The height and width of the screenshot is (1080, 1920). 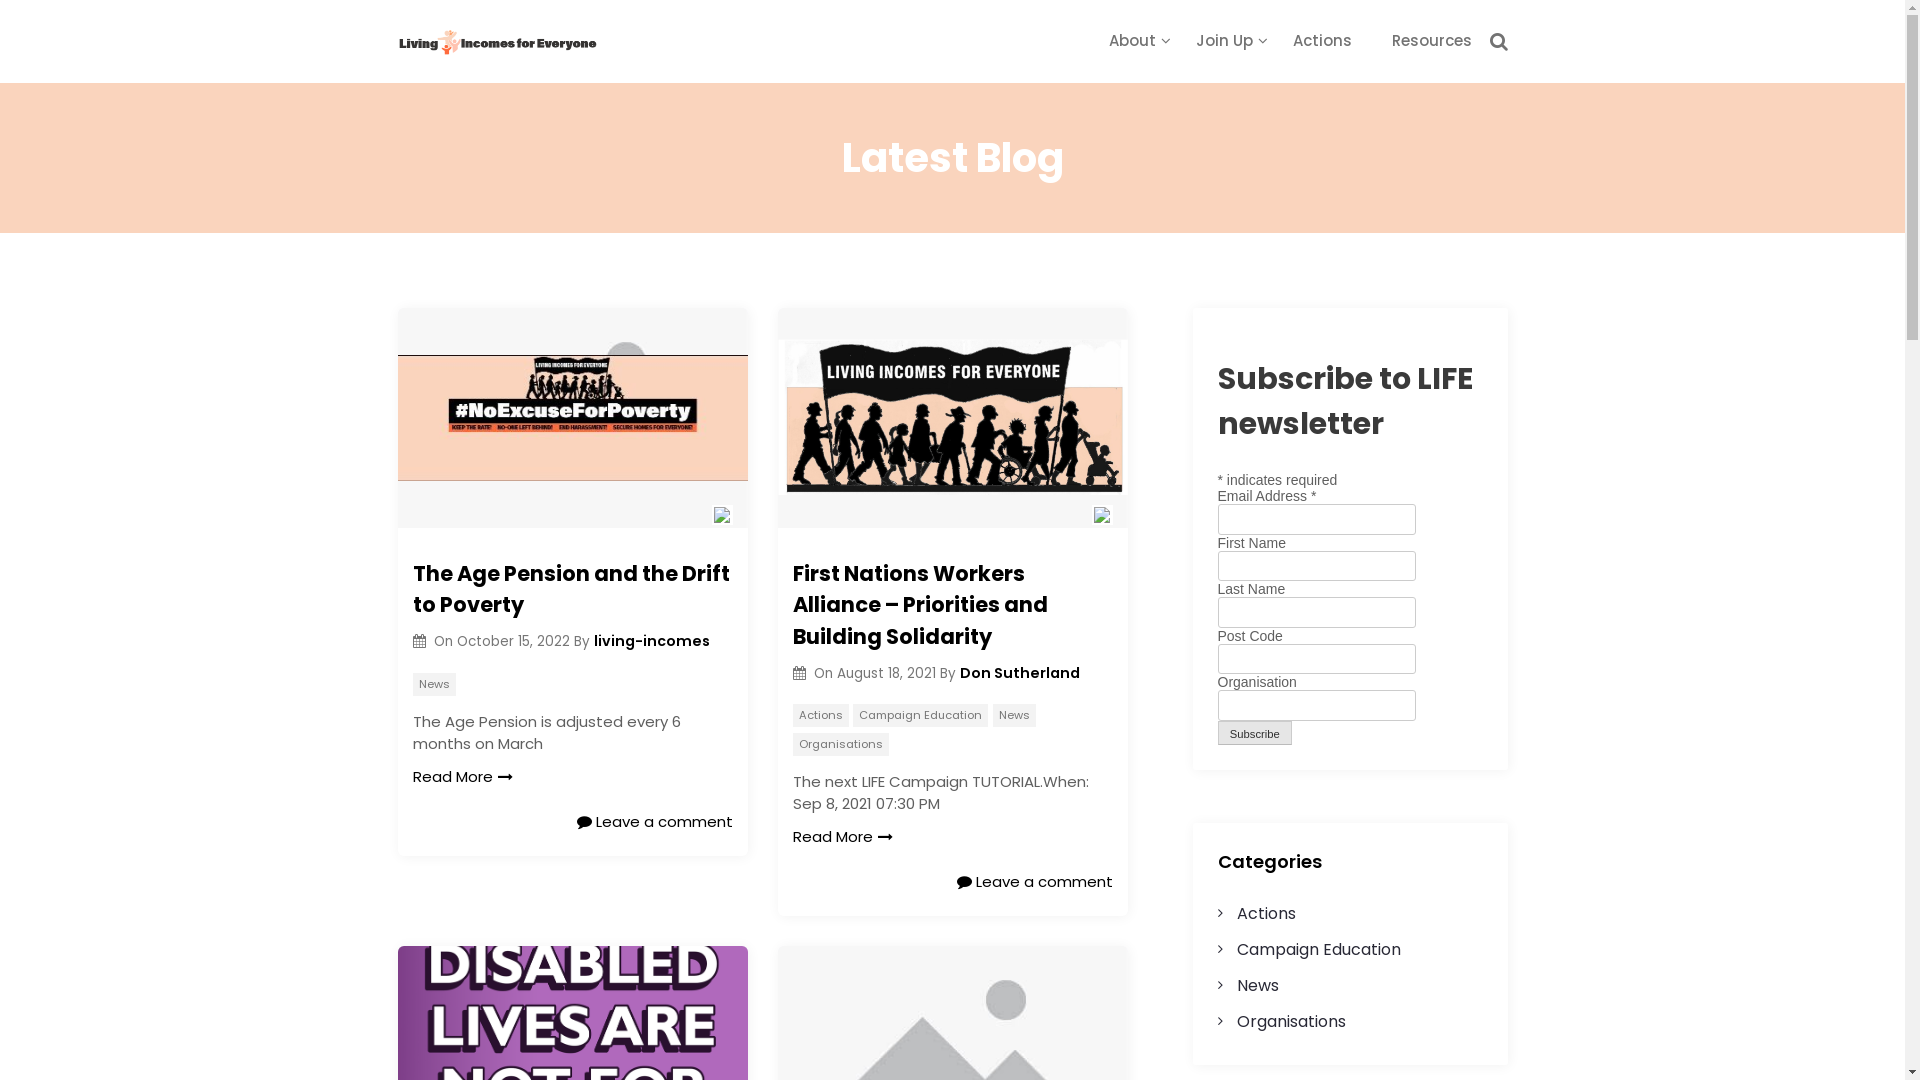 What do you see at coordinates (1254, 733) in the screenshot?
I see `'Subscribe'` at bounding box center [1254, 733].